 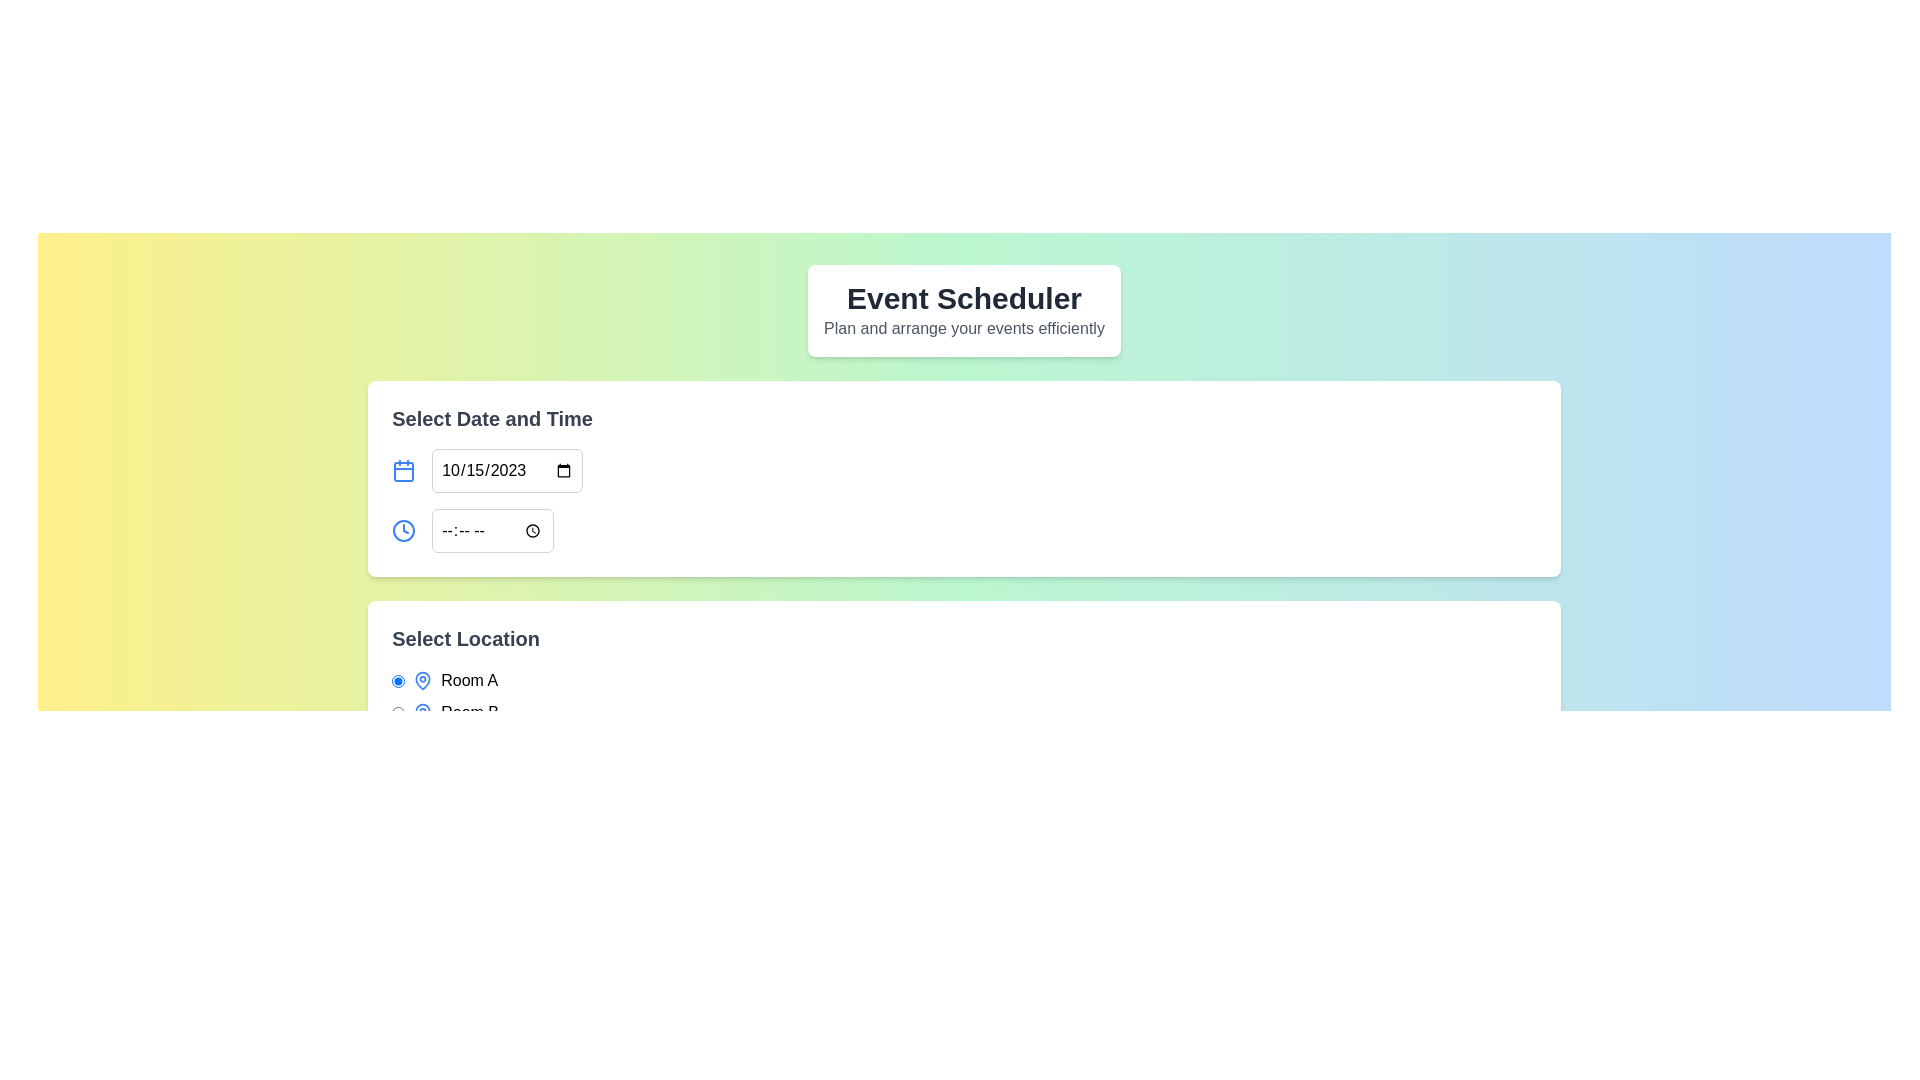 I want to click on the small, circular blue clock icon located in the 'Select Date and Time' section, which is positioned before the time input field, so click(x=403, y=530).